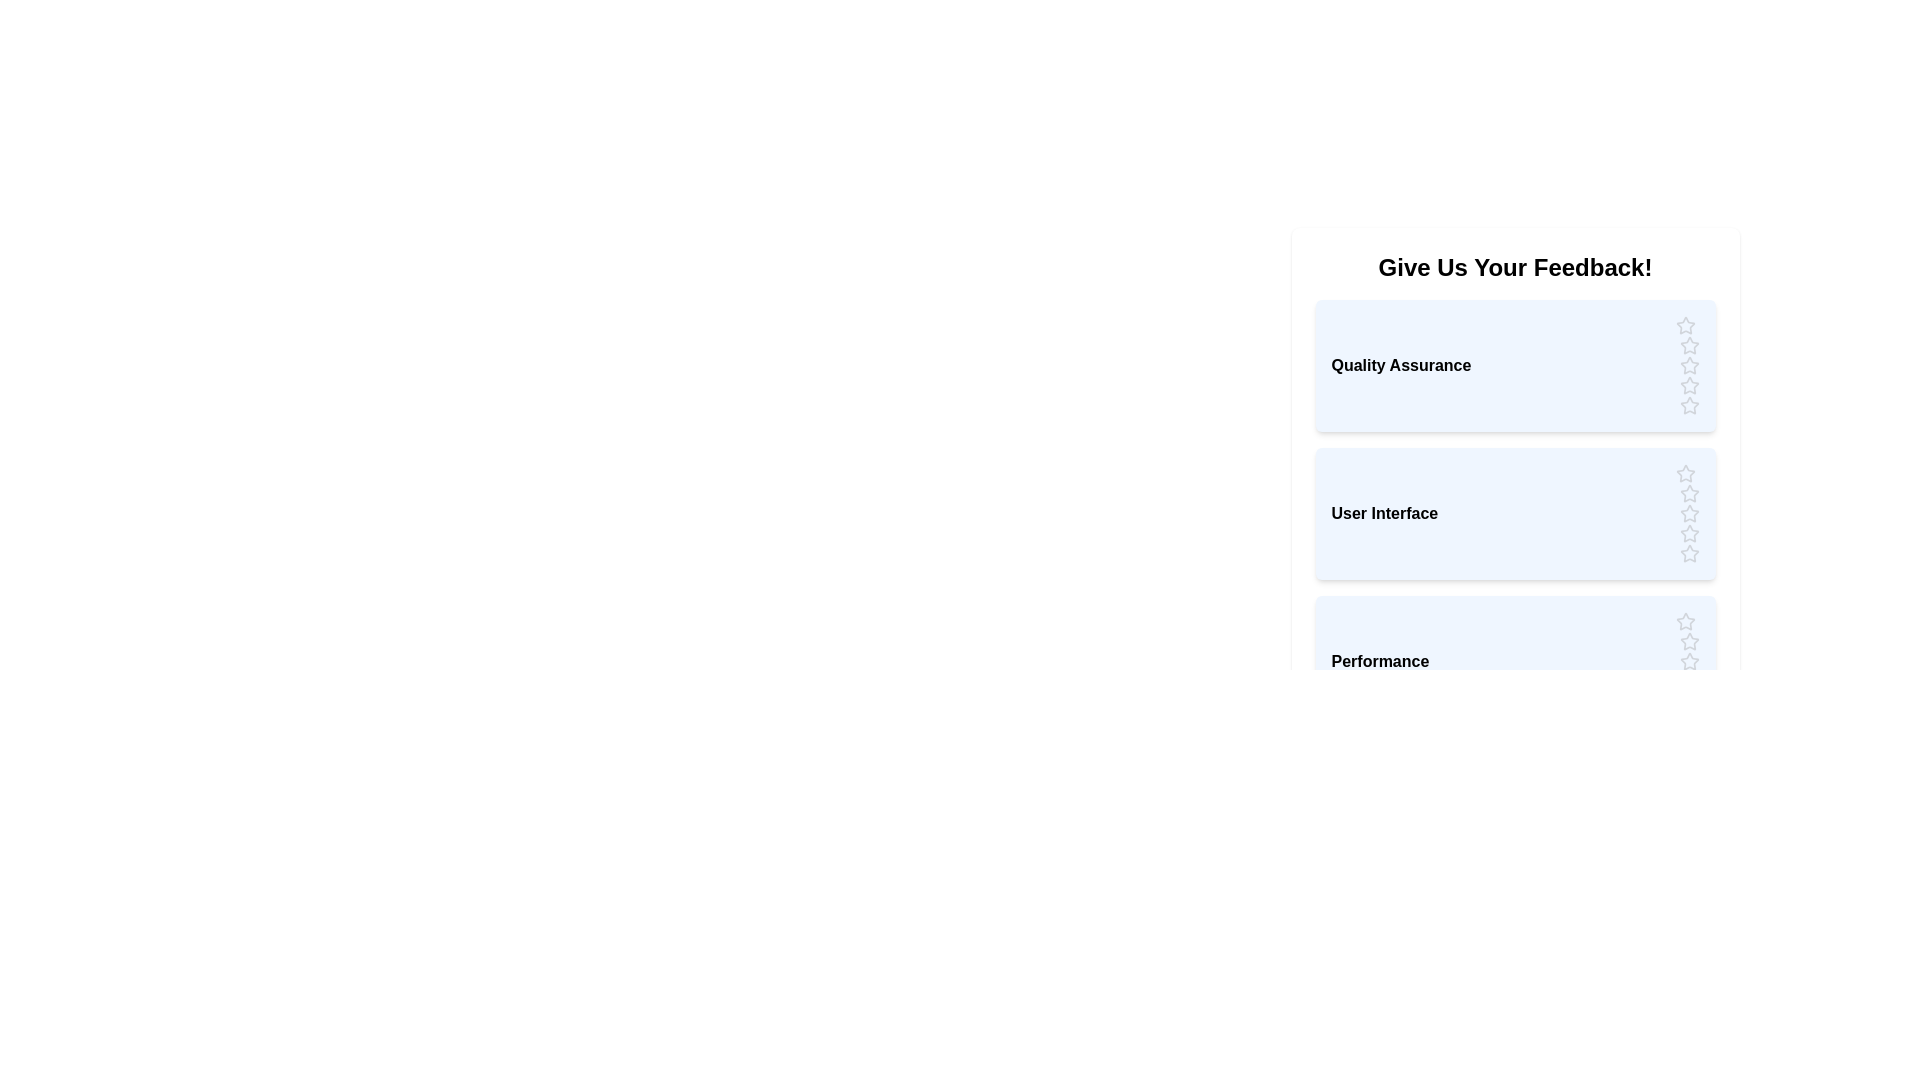  I want to click on the rating for the category 'User Interface' to 2 stars, so click(1688, 493).